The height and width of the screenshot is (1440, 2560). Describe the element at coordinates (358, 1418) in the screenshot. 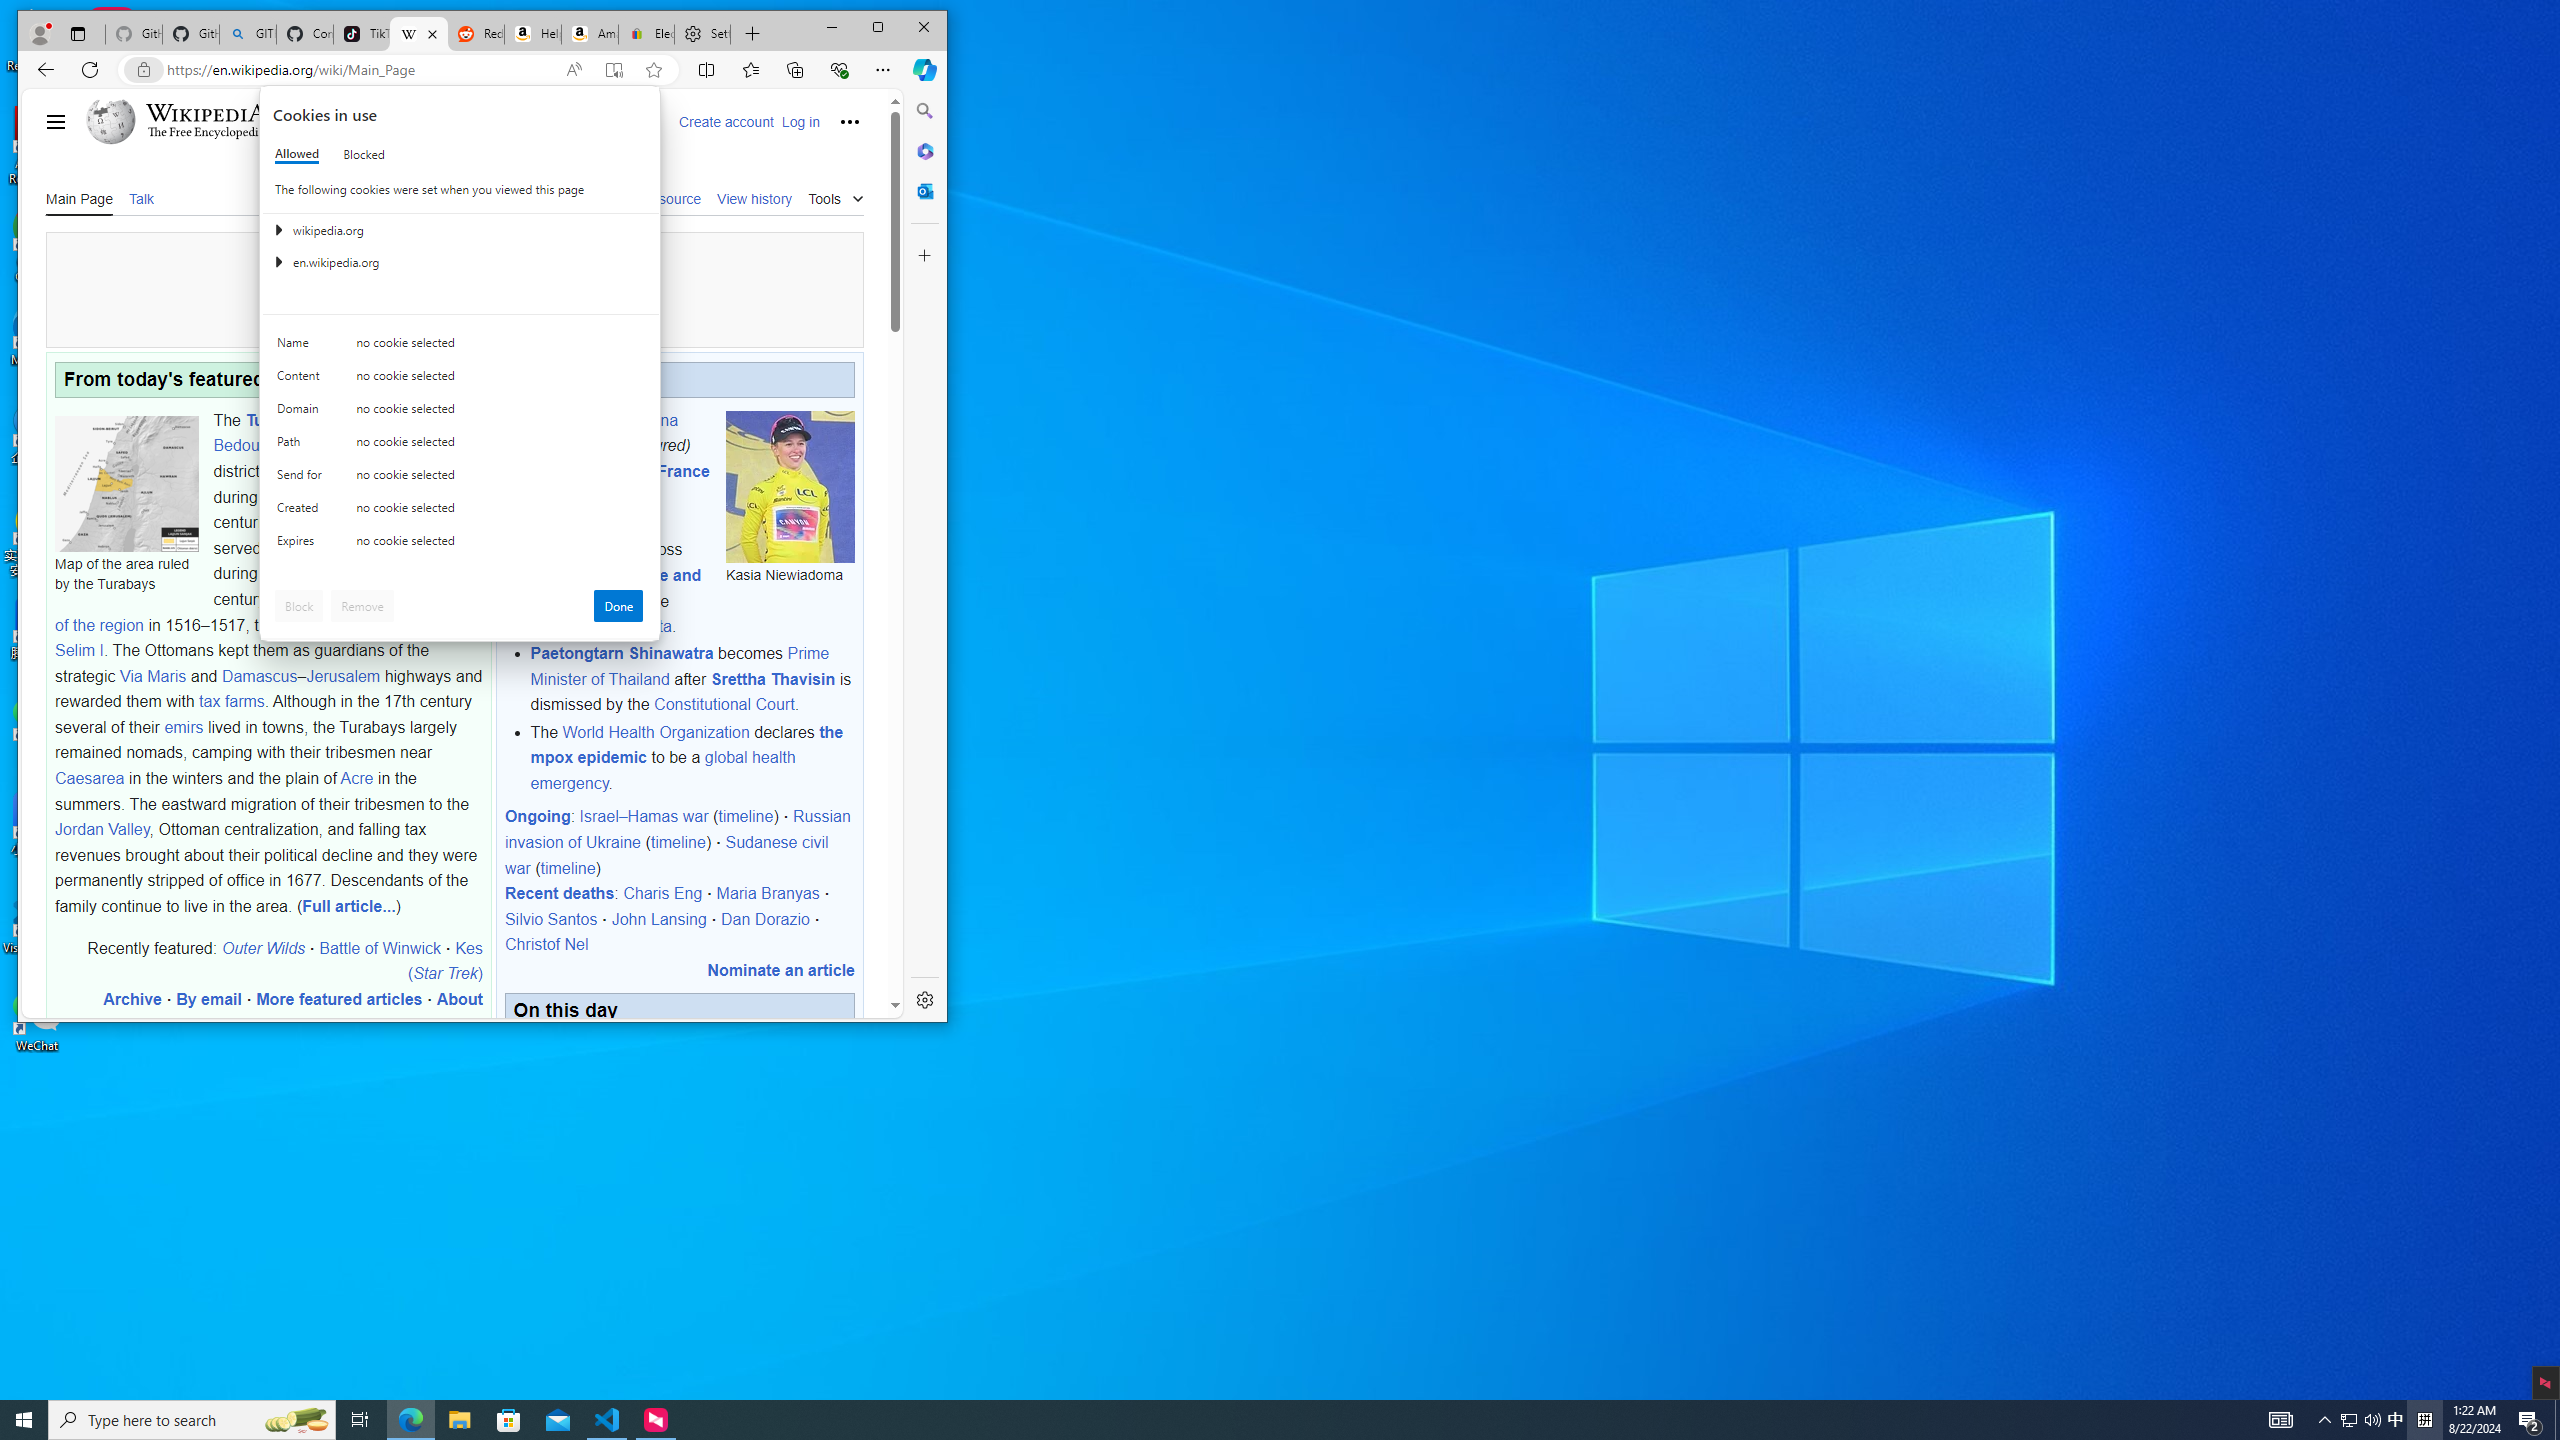

I see `'Task View'` at that location.